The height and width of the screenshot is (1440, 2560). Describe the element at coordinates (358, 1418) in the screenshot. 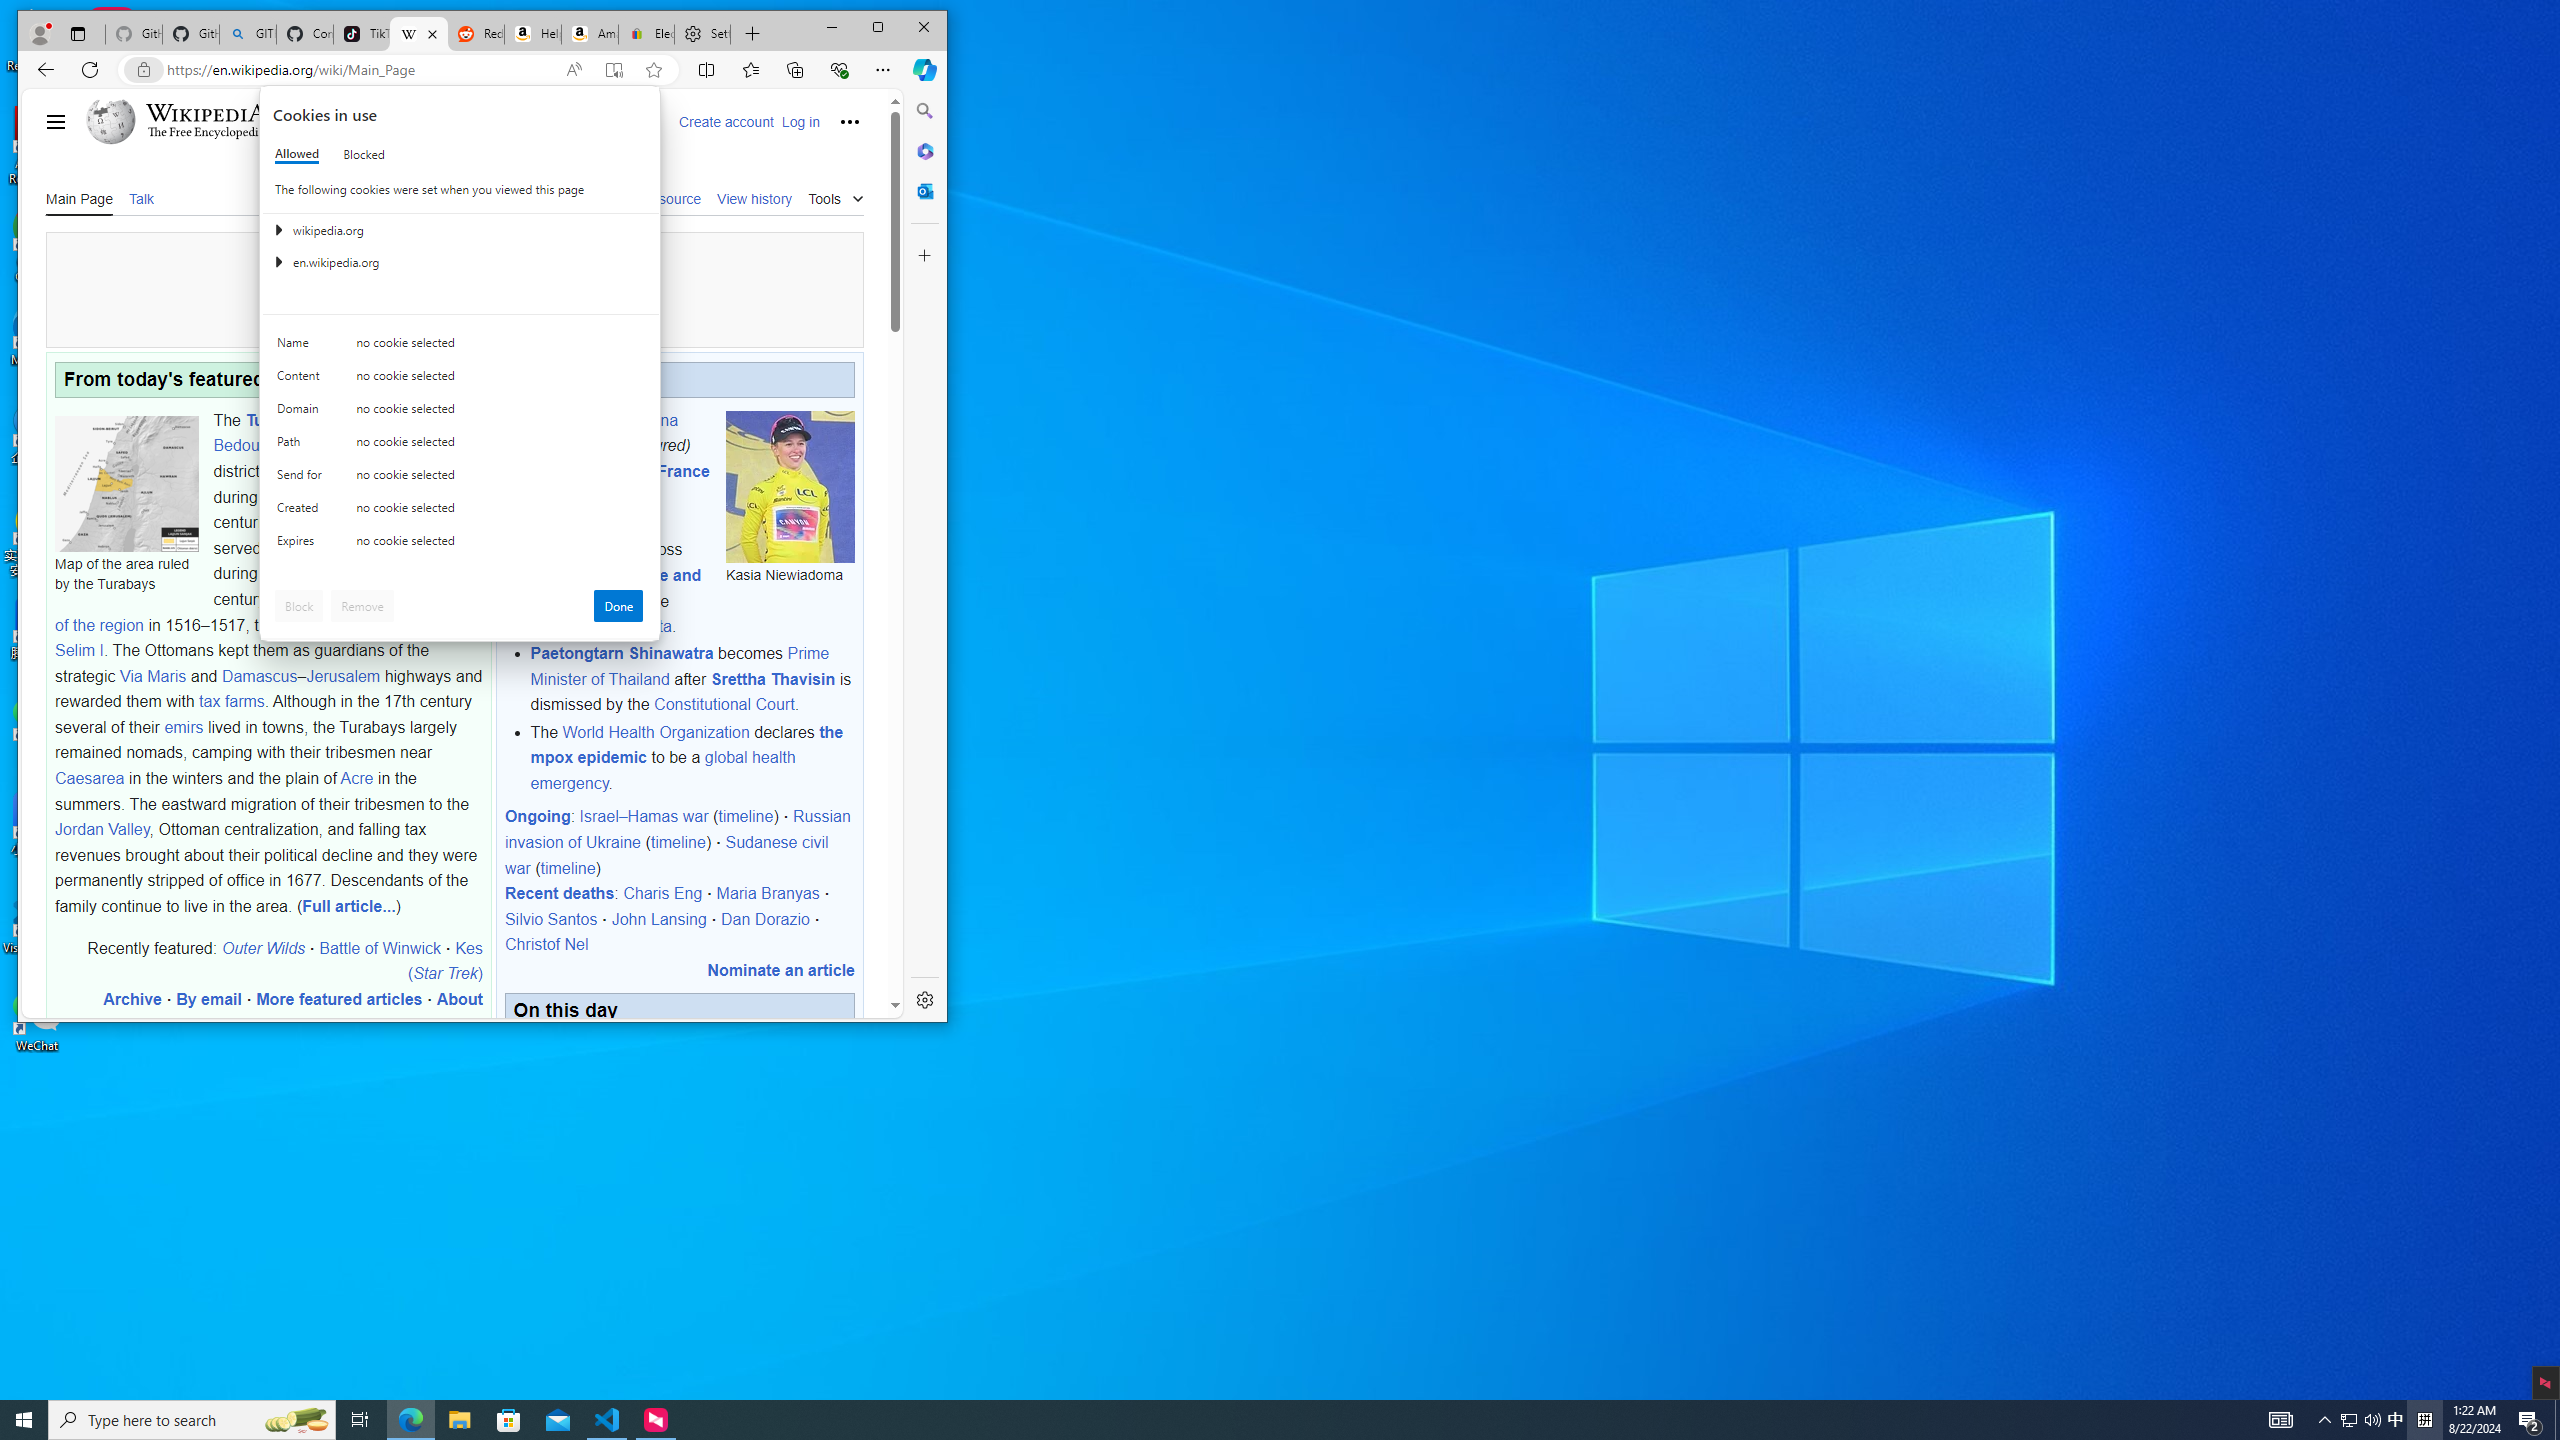

I see `'Task View'` at that location.